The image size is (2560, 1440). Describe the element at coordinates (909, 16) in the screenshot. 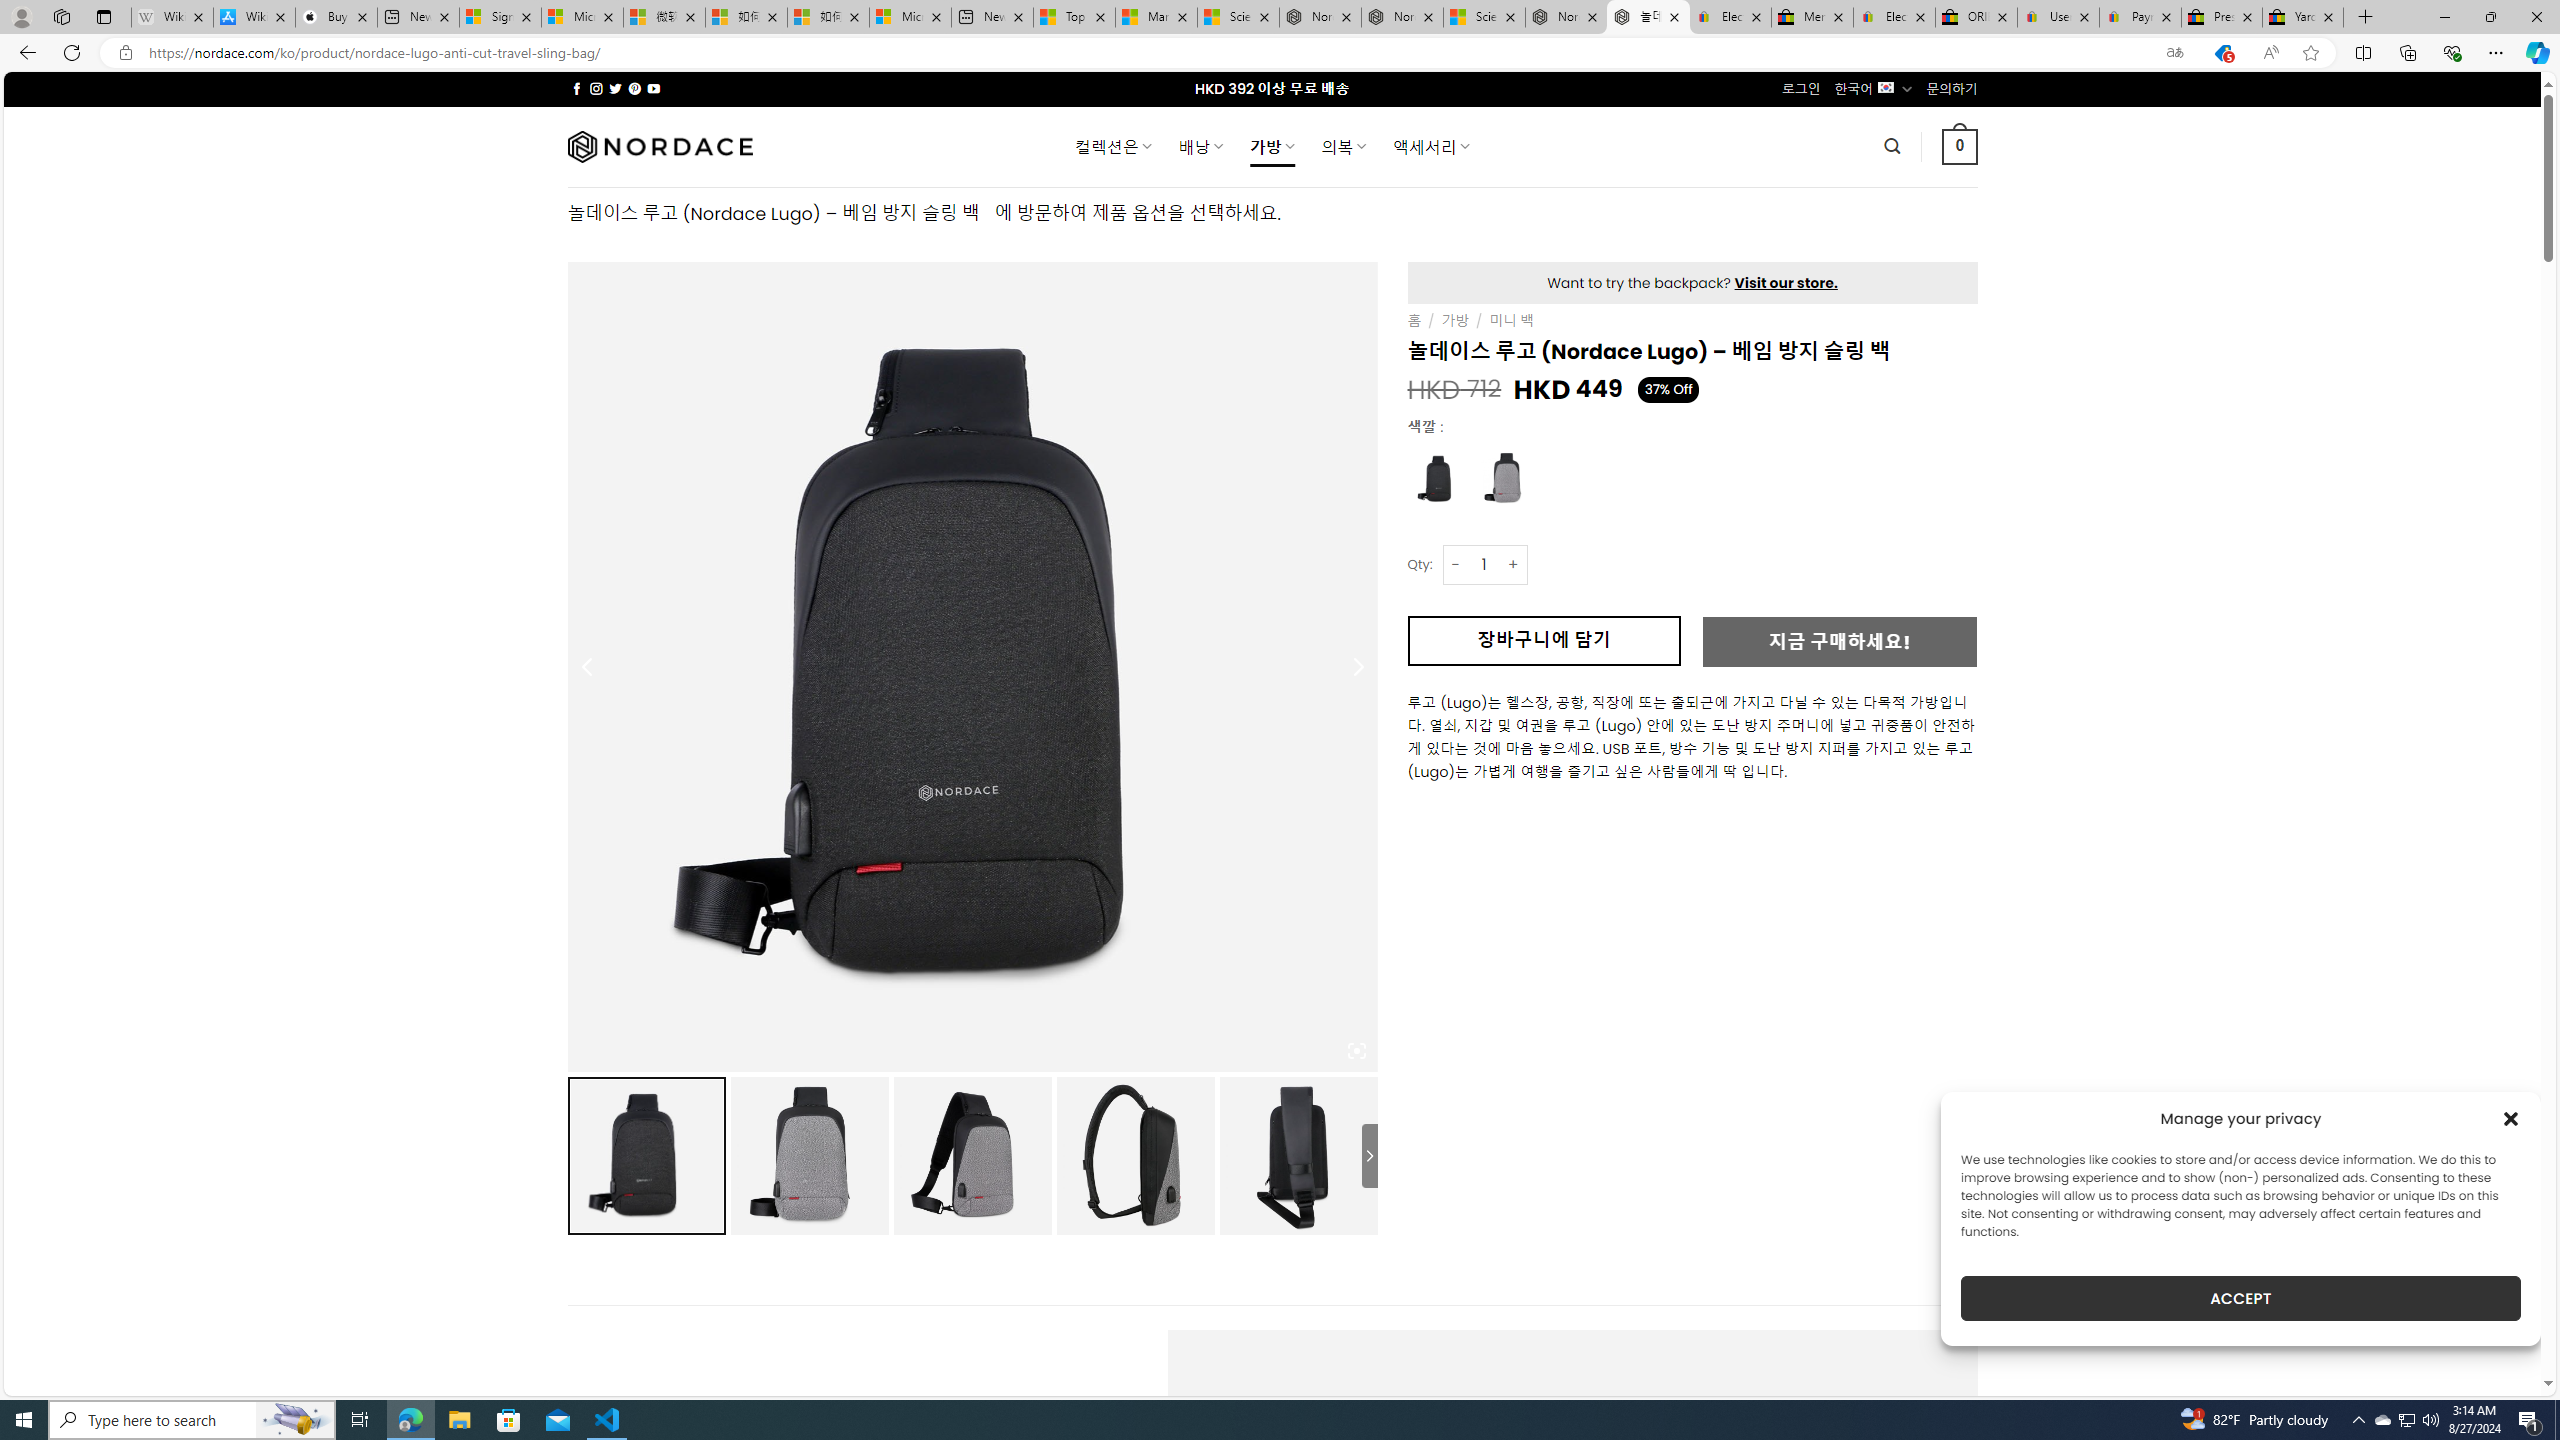

I see `'Microsoft account | Account Checkup'` at that location.